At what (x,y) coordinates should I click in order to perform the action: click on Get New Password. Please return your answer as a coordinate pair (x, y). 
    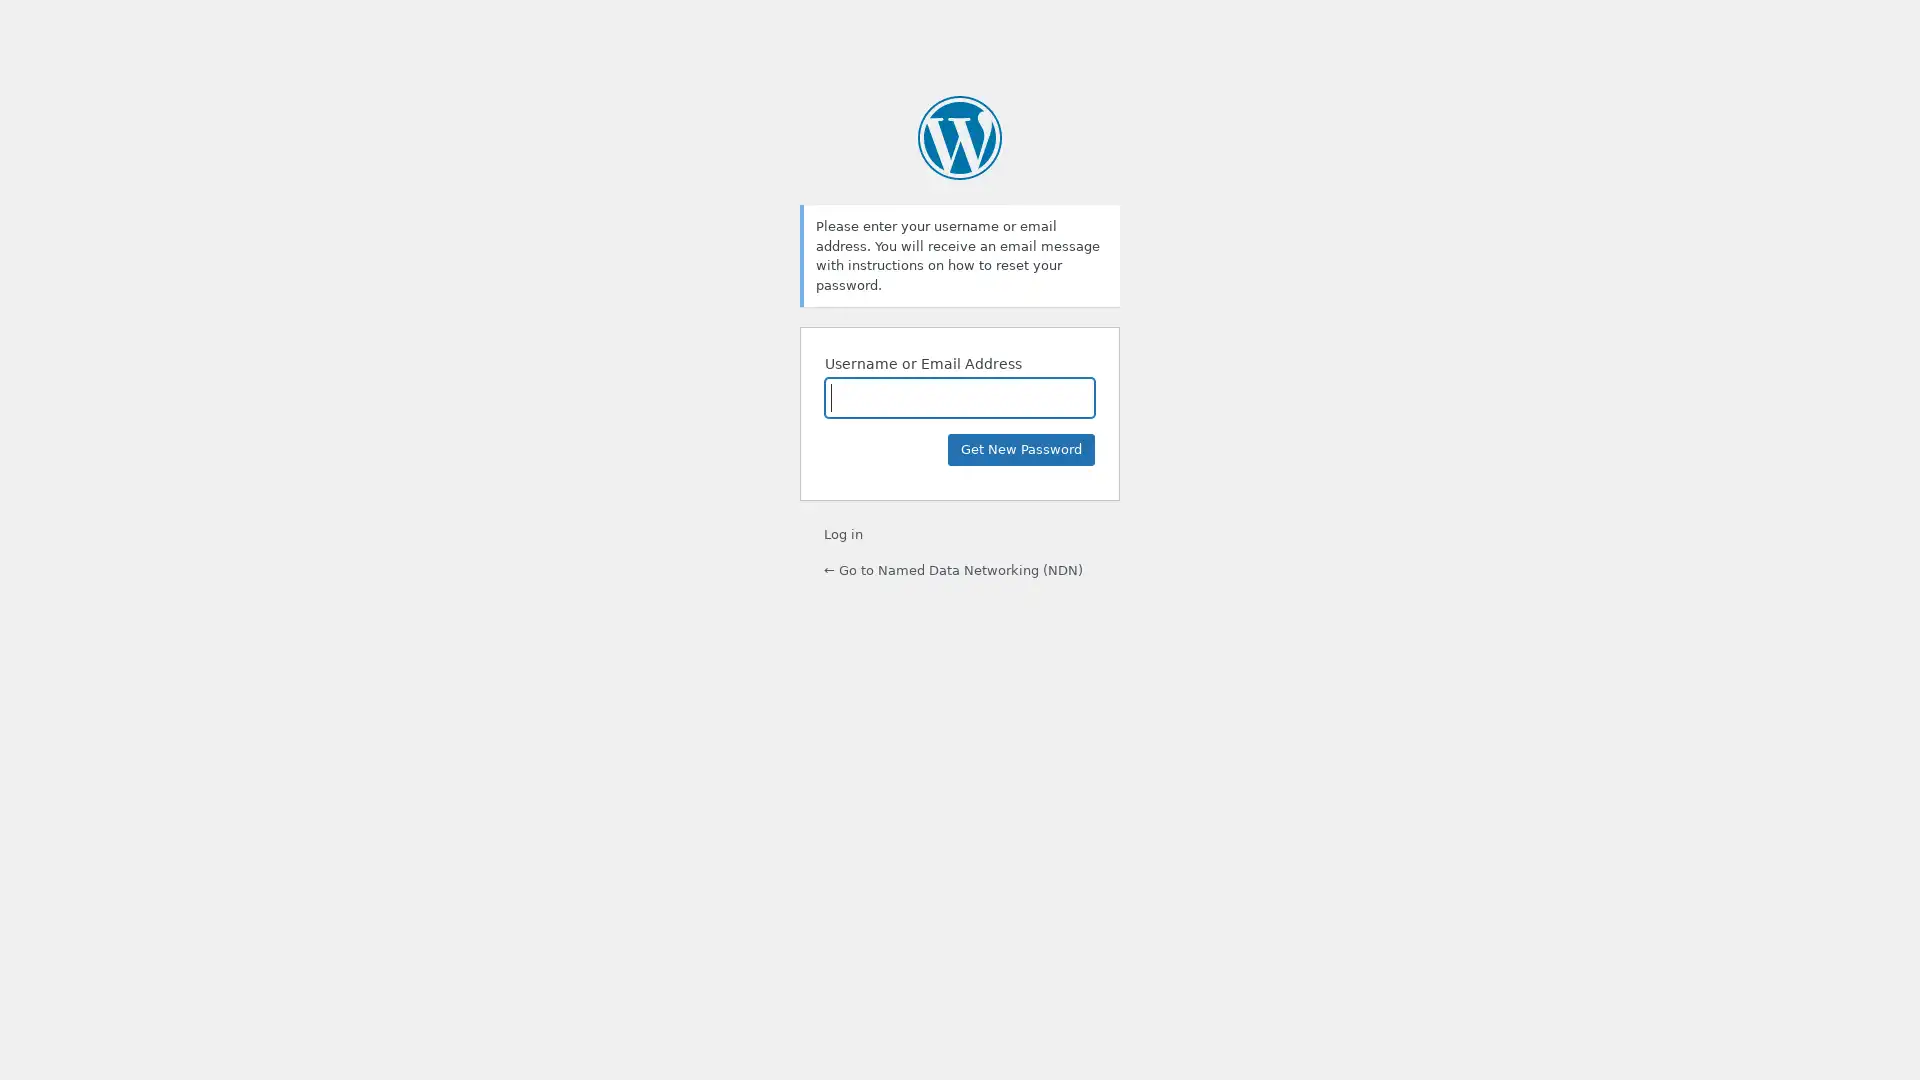
    Looking at the image, I should click on (1021, 450).